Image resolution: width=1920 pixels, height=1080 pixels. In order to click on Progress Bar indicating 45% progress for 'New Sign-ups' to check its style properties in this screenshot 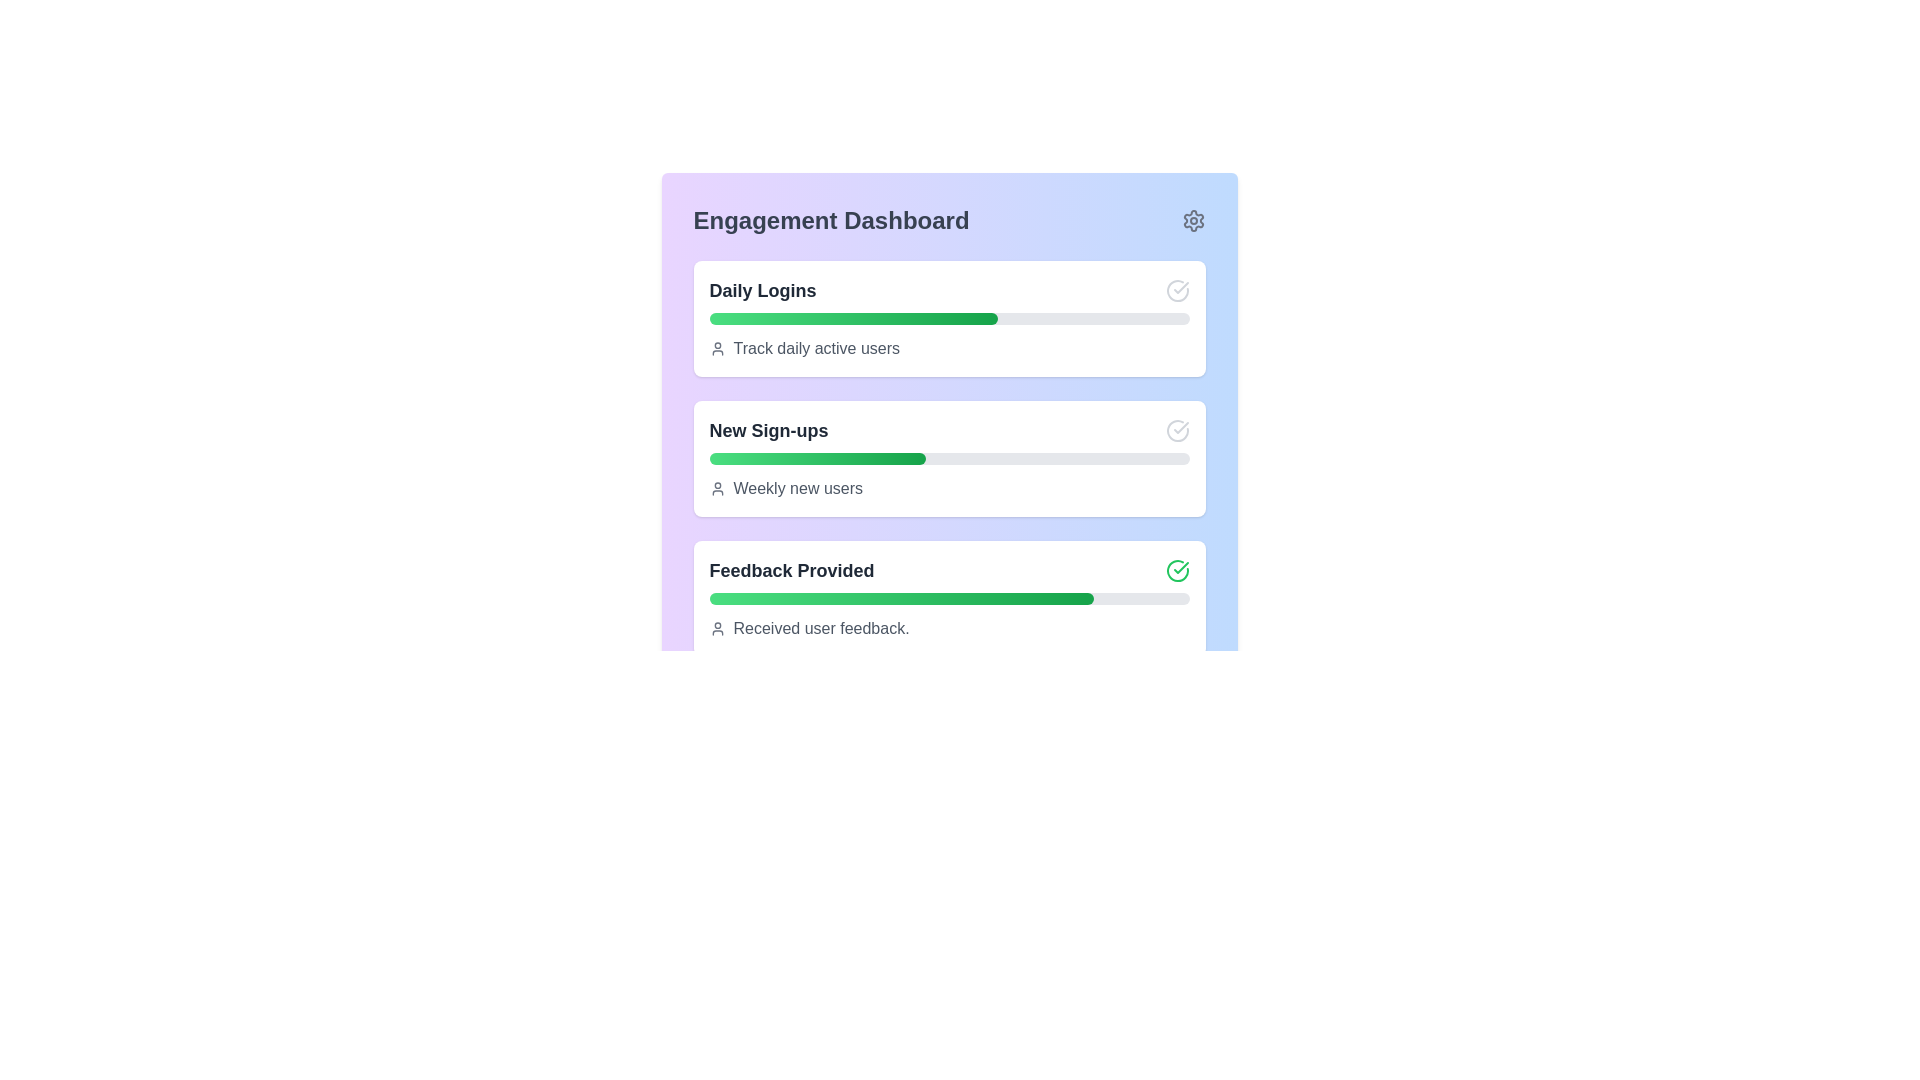, I will do `click(817, 459)`.